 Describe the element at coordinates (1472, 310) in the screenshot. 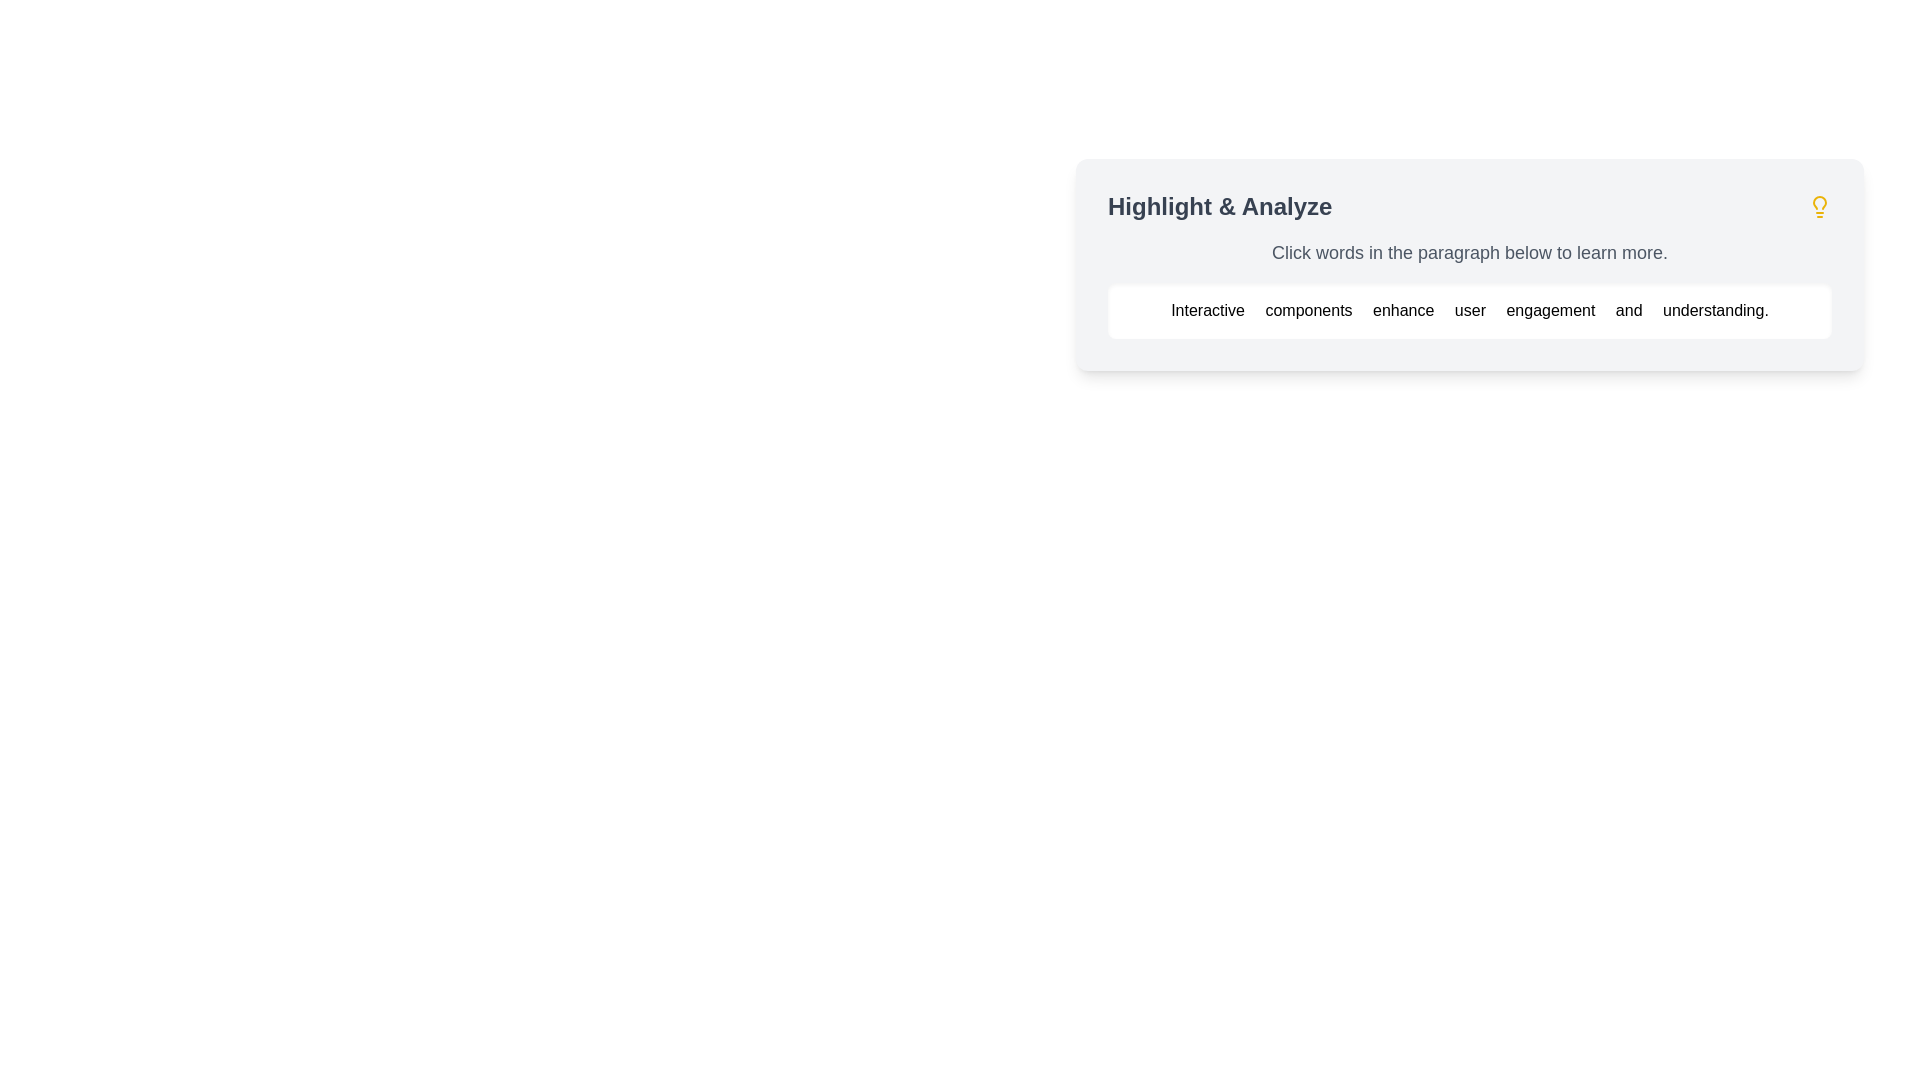

I see `the fourth word 'user' in the sequence of interactive text buttons` at that location.